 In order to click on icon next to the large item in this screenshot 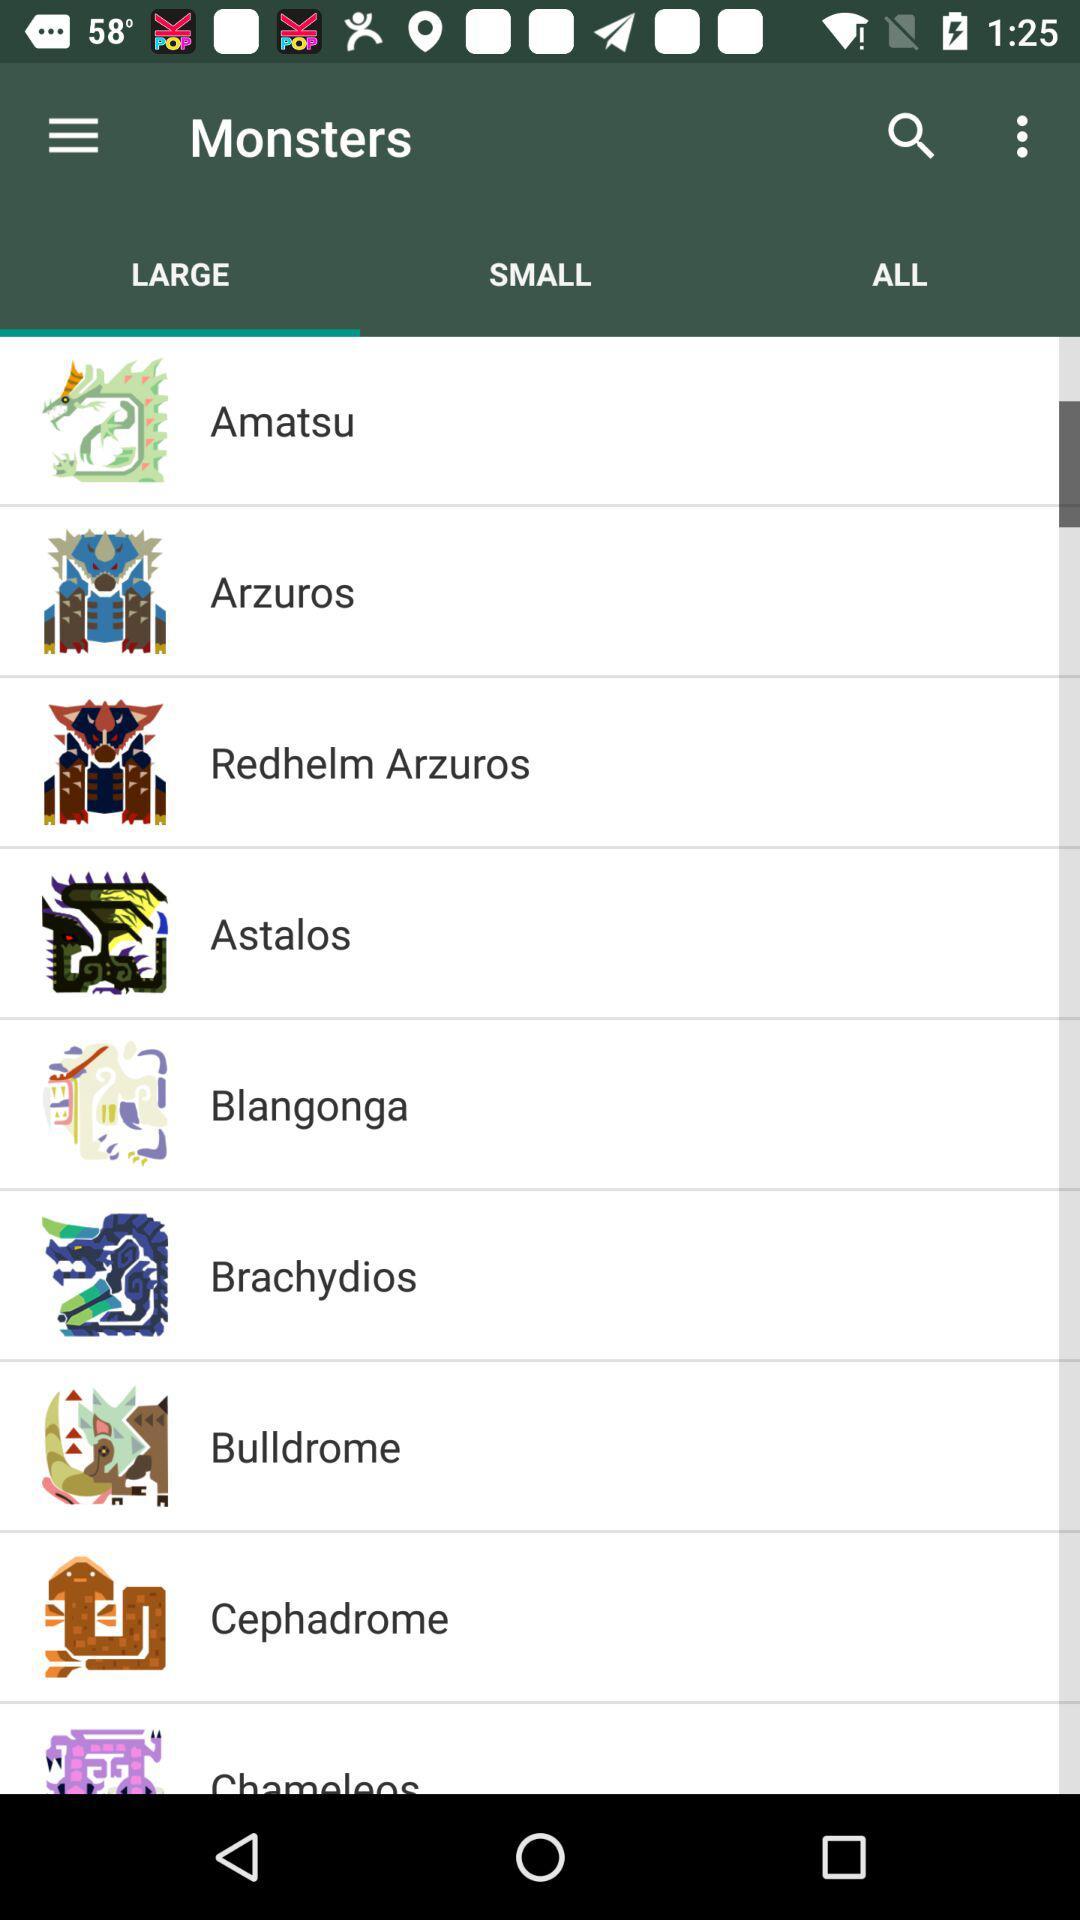, I will do `click(540, 272)`.